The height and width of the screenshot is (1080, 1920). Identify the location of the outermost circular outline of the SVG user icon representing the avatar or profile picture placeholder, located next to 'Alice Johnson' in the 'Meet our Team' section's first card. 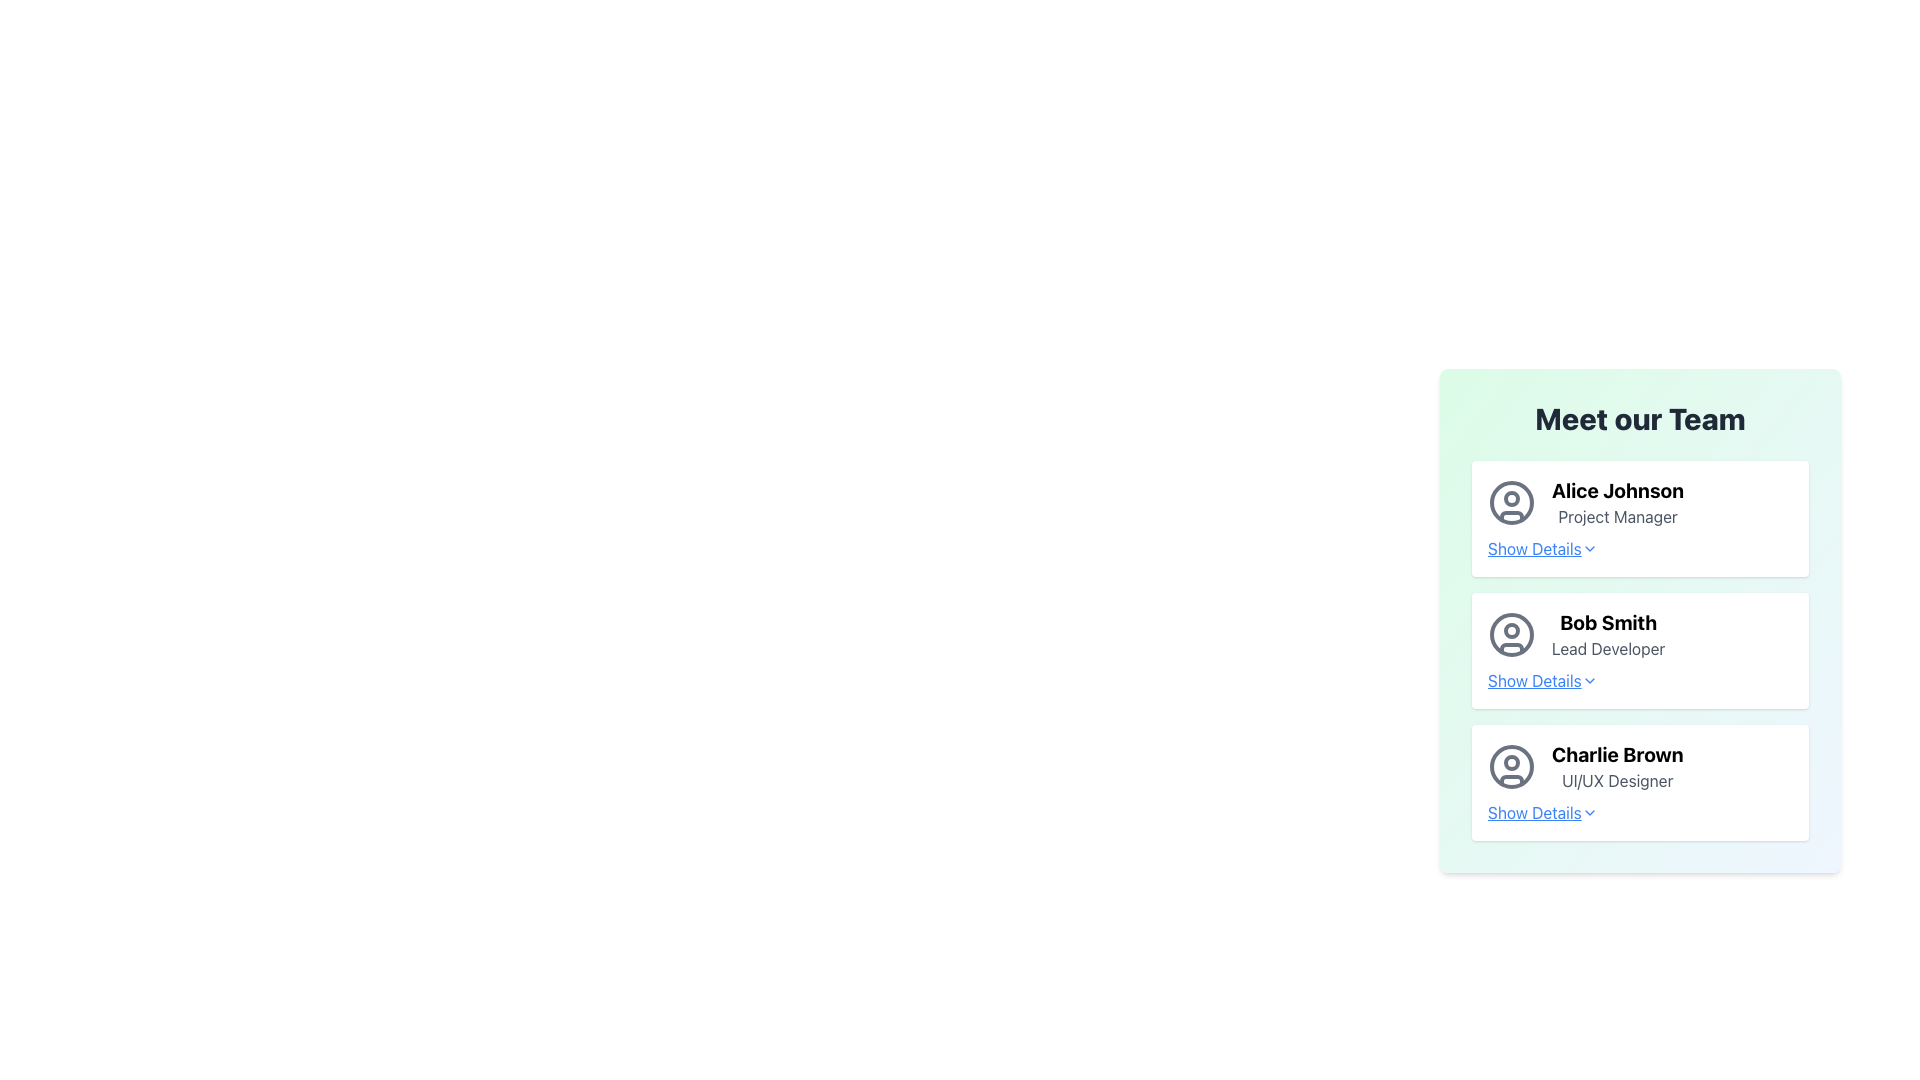
(1512, 501).